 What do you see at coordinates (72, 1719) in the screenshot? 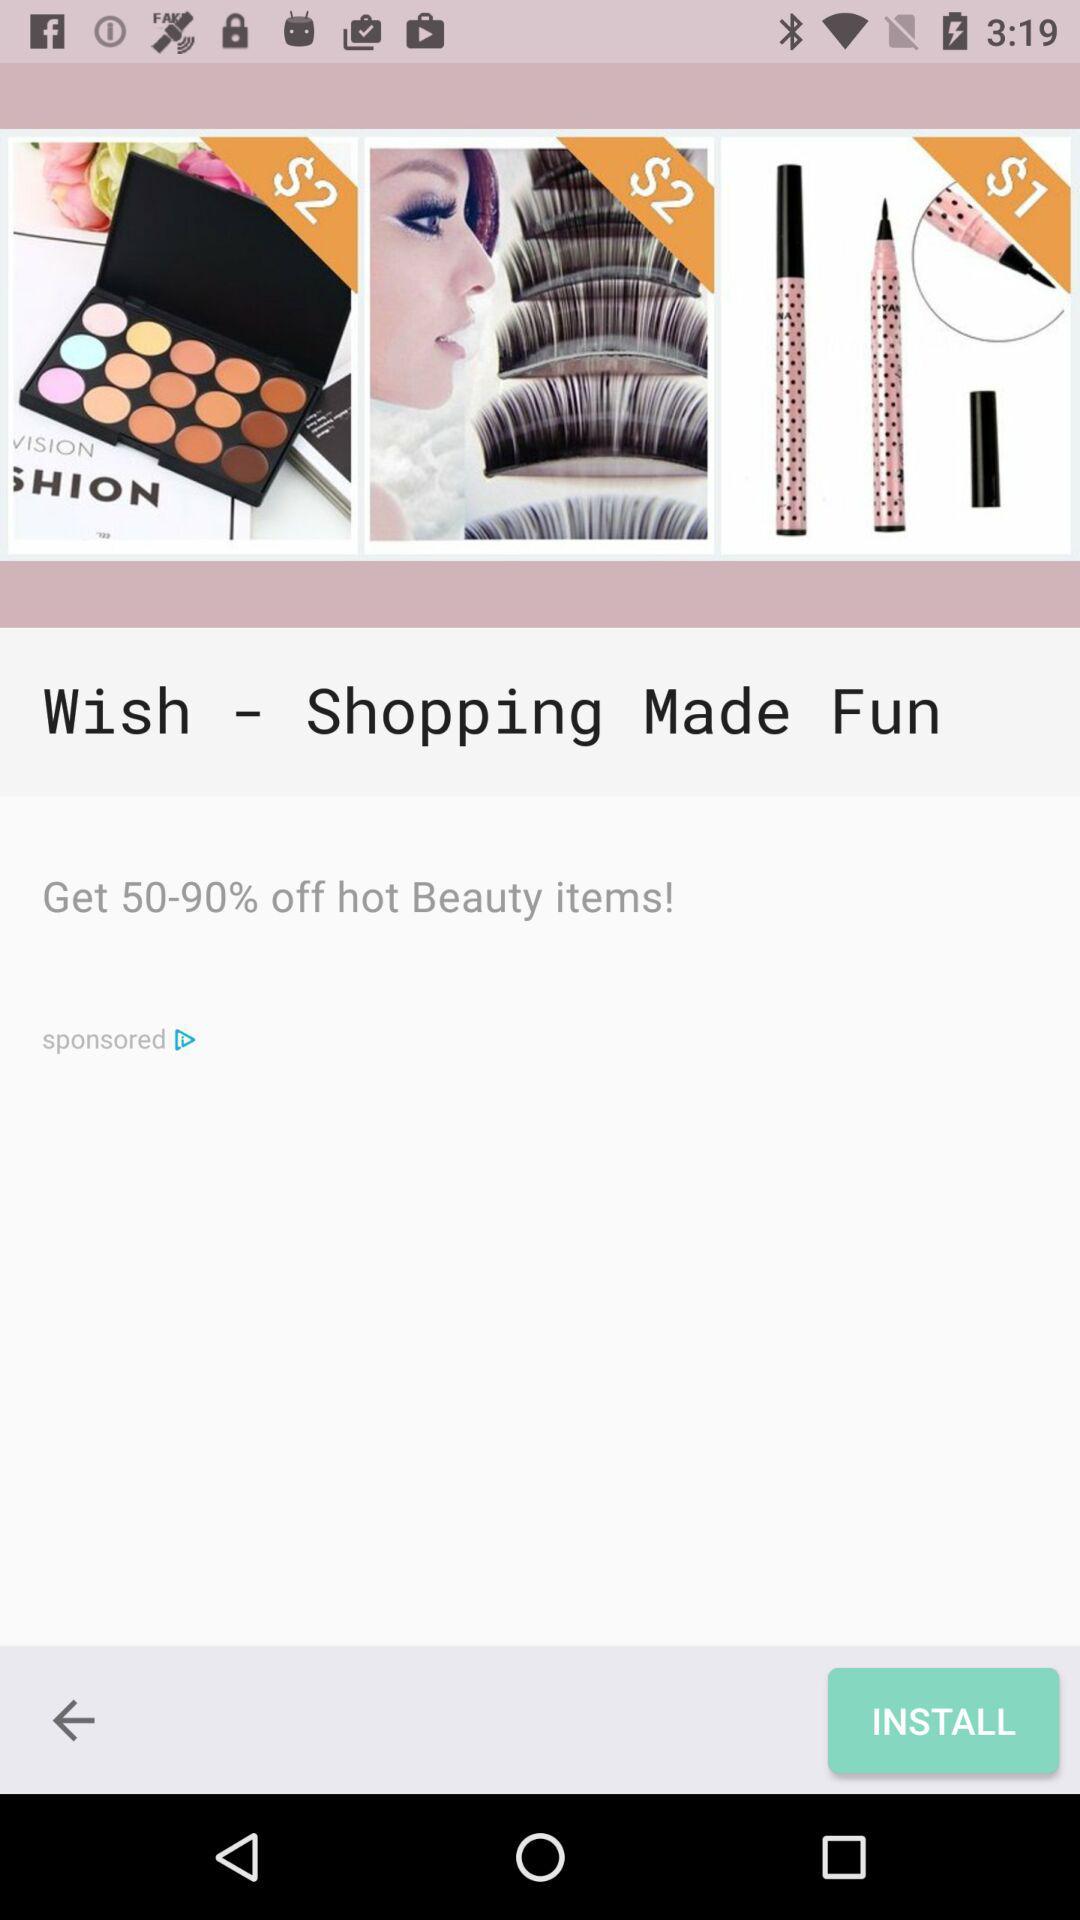
I see `icon at the bottom left corner` at bounding box center [72, 1719].